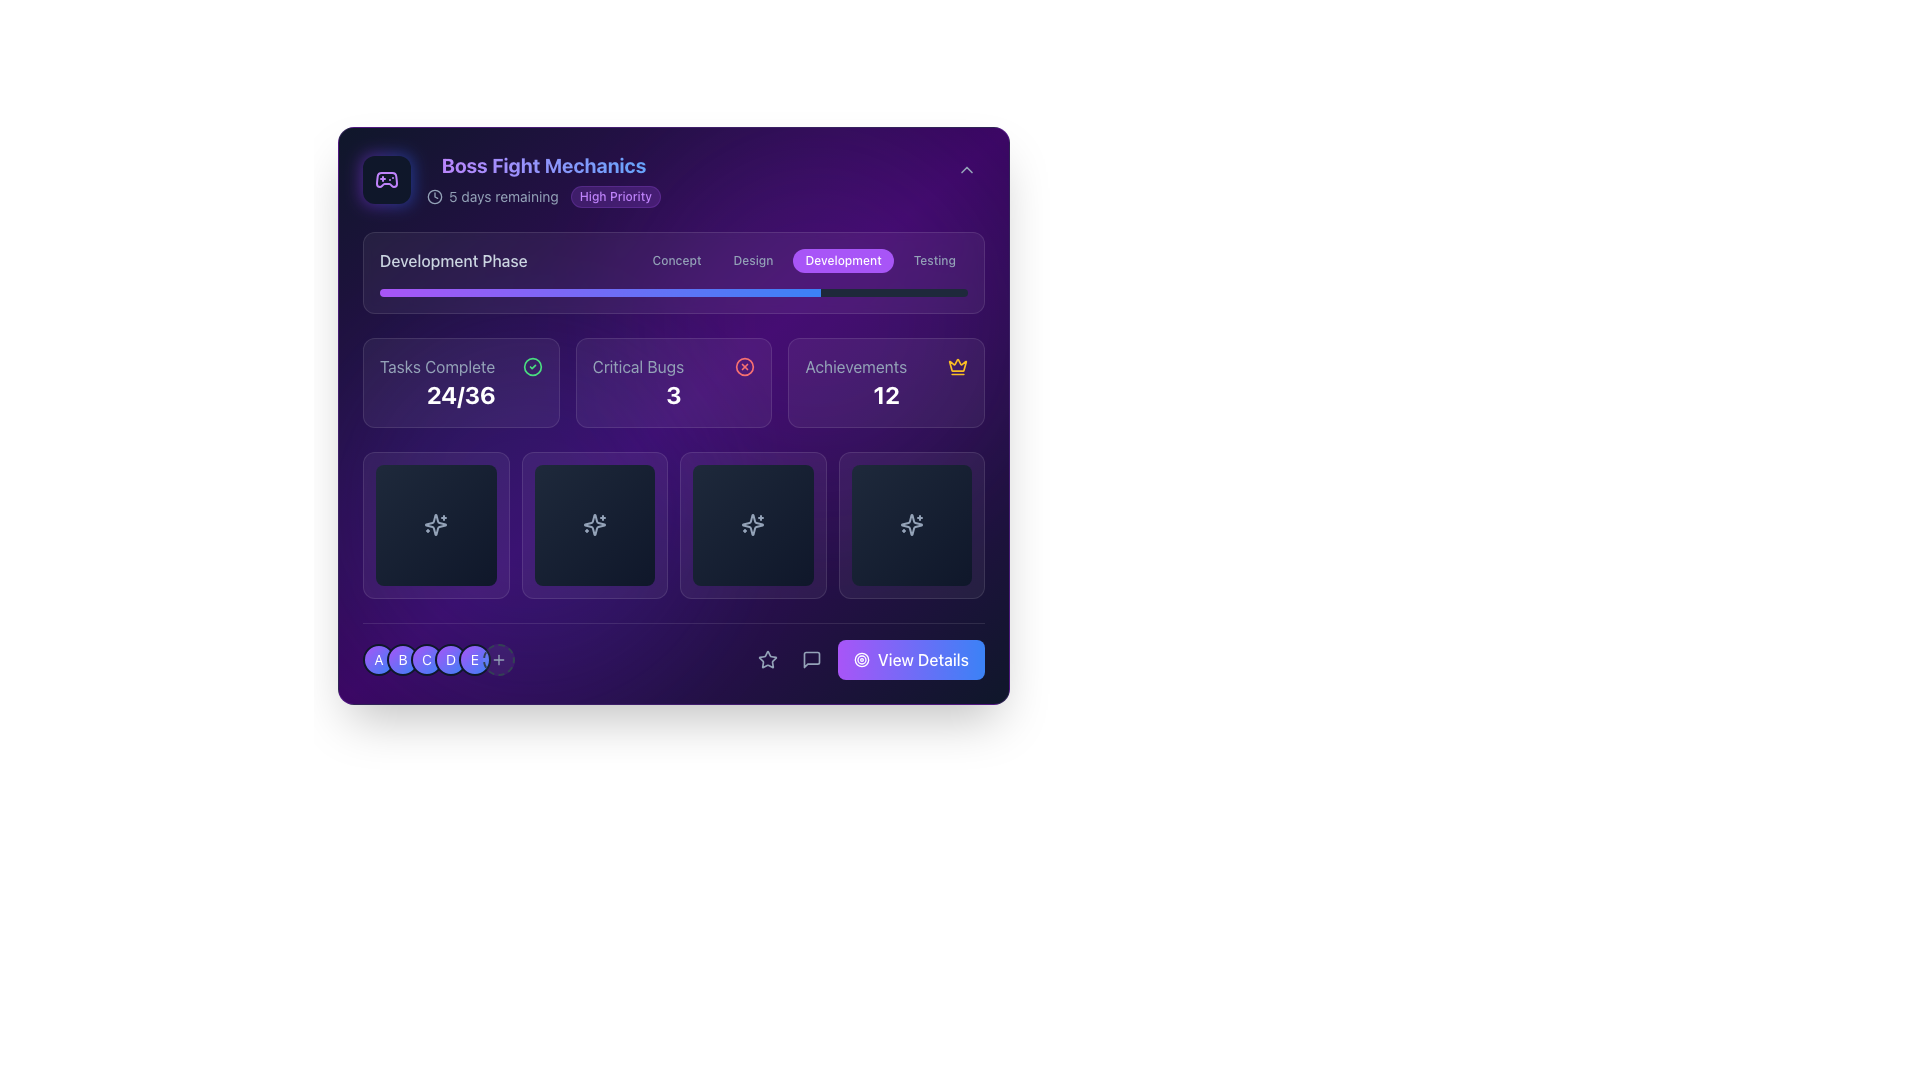 Image resolution: width=1920 pixels, height=1080 pixels. I want to click on the star-shaped SVG icon representing achievements, located centrally within the 'Achievements' box in the dashboard's metrics section, so click(767, 659).